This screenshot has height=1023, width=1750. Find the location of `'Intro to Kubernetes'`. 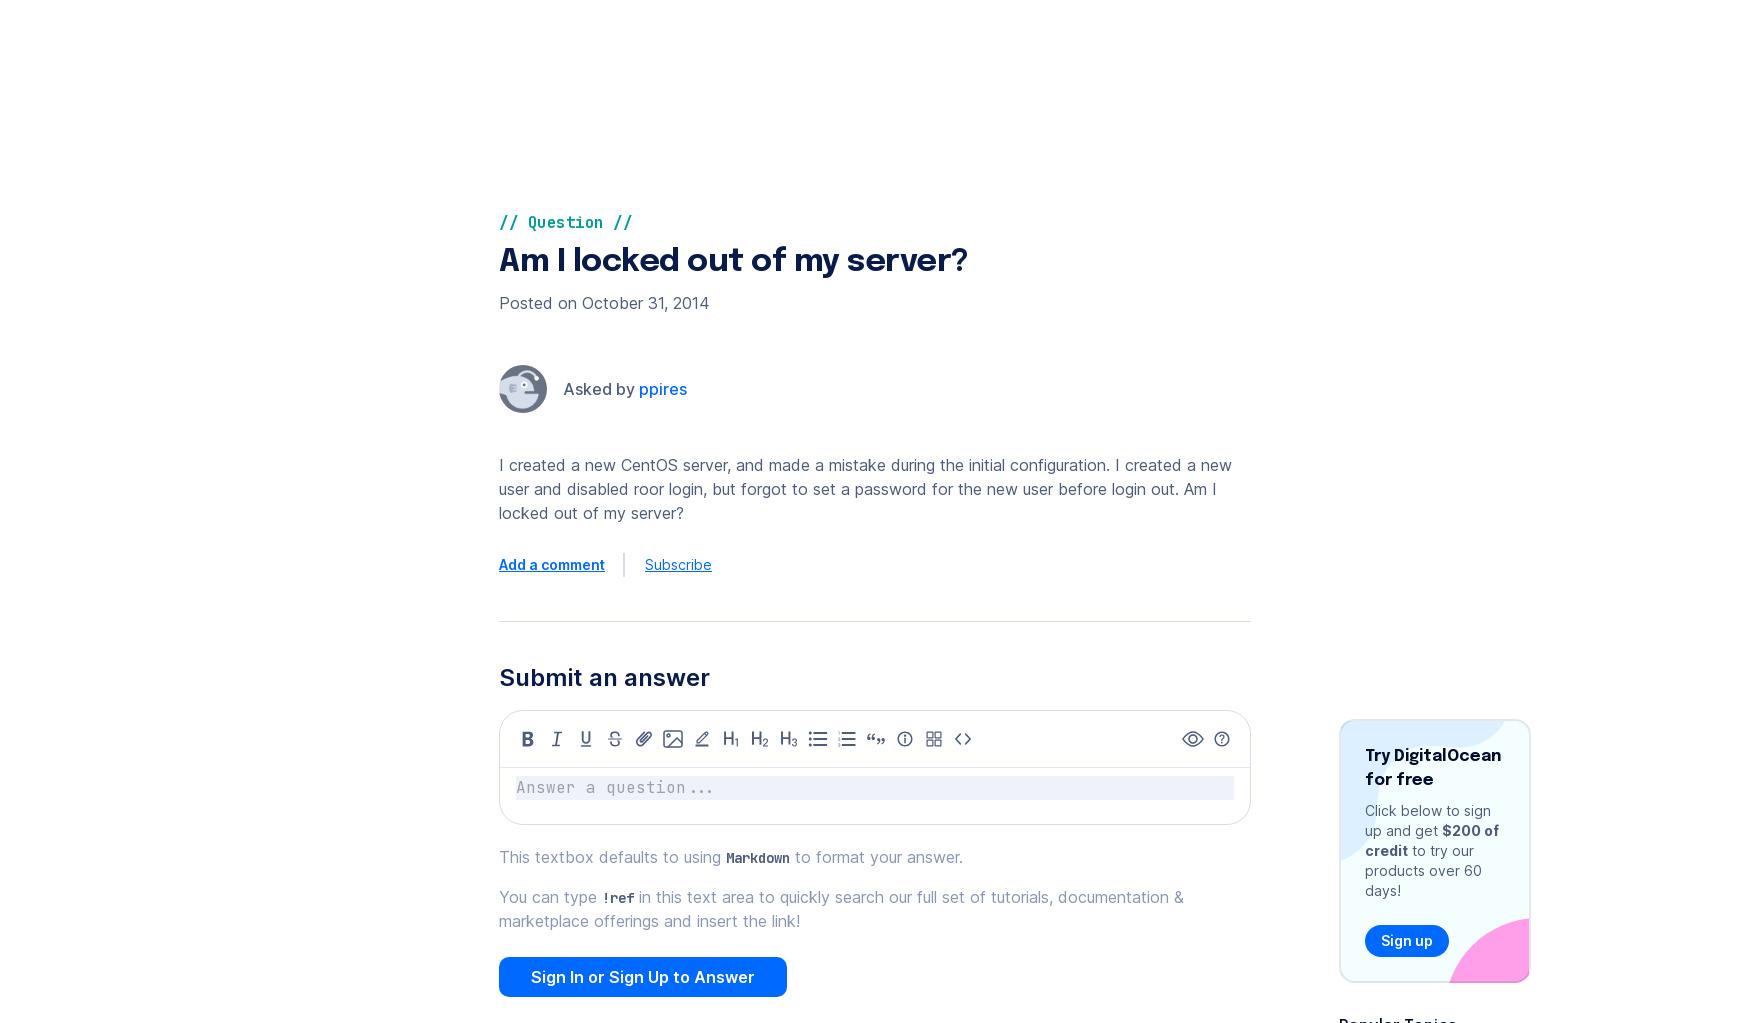

'Intro to Kubernetes' is located at coordinates (1256, 60).